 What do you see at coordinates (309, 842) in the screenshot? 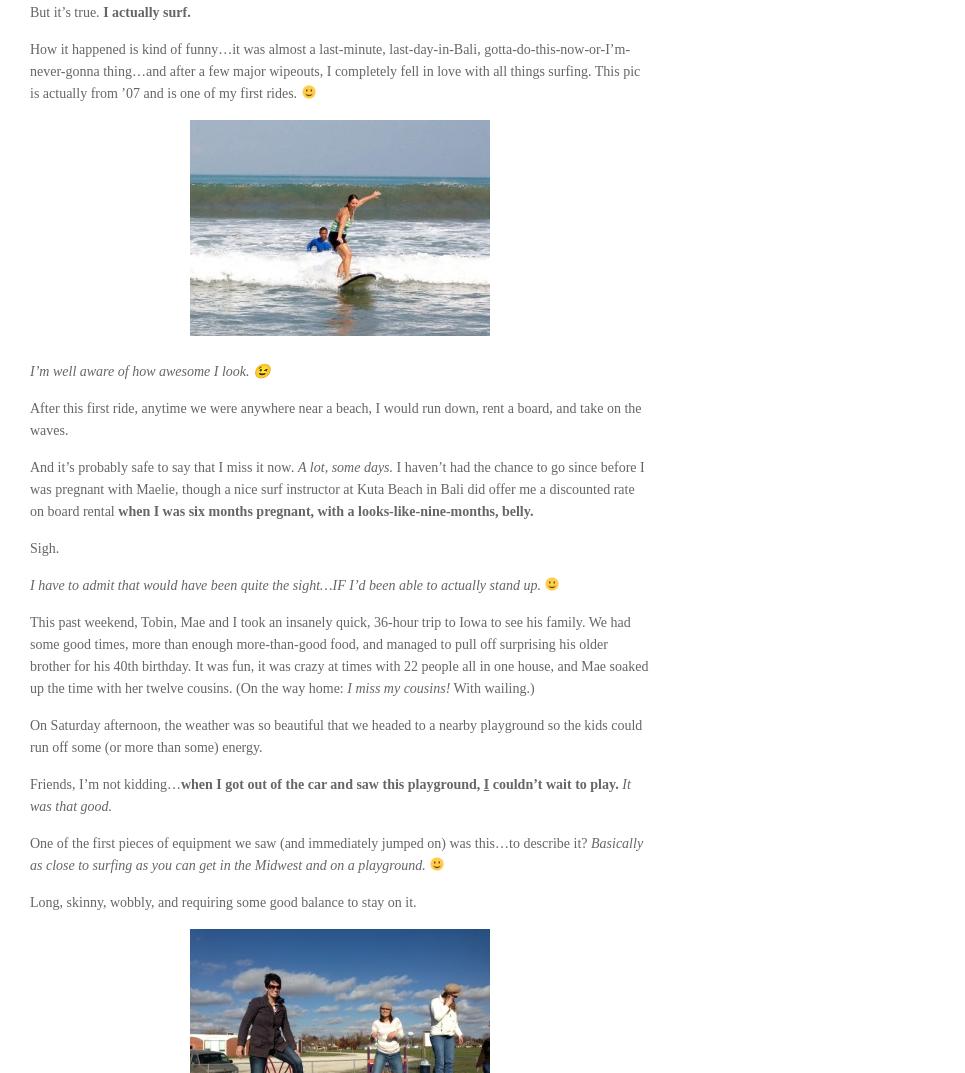
I see `'One of the first pieces of equipment we saw (and immediately jumped on) was this…to describe it?'` at bounding box center [309, 842].